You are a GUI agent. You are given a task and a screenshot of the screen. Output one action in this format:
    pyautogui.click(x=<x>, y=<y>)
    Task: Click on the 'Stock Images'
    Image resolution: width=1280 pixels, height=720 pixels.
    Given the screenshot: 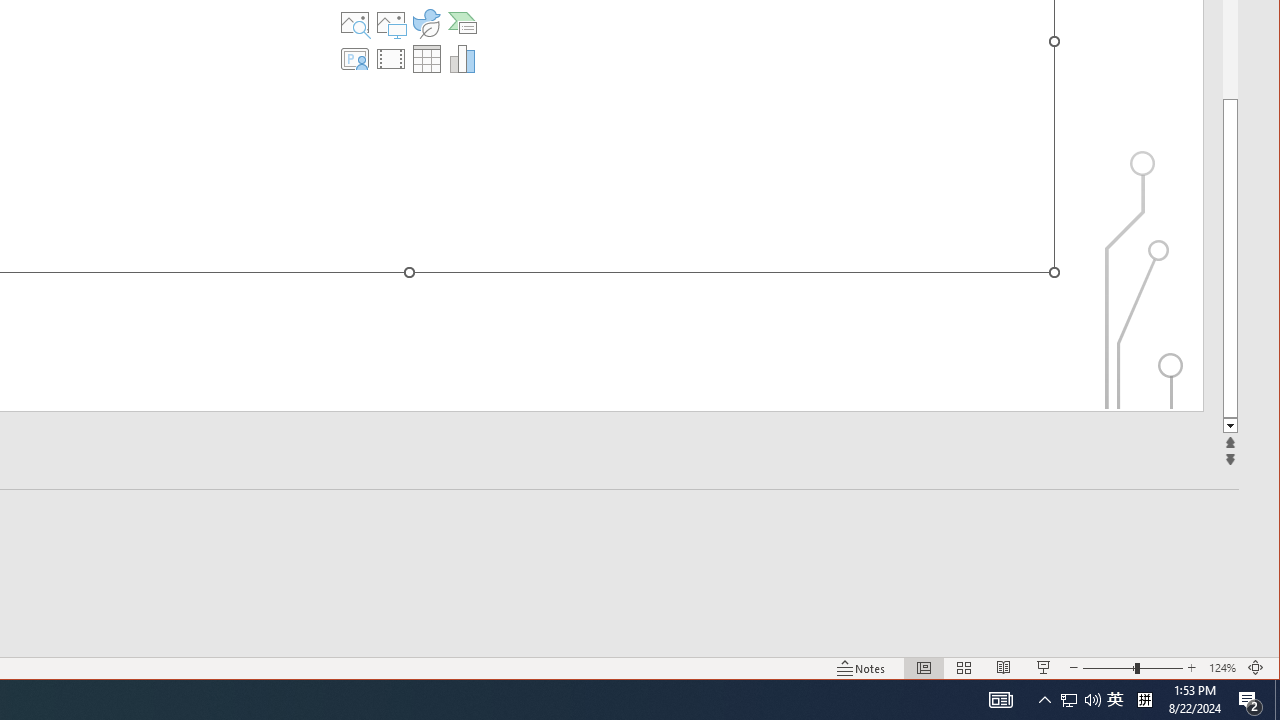 What is the action you would take?
    pyautogui.click(x=355, y=23)
    